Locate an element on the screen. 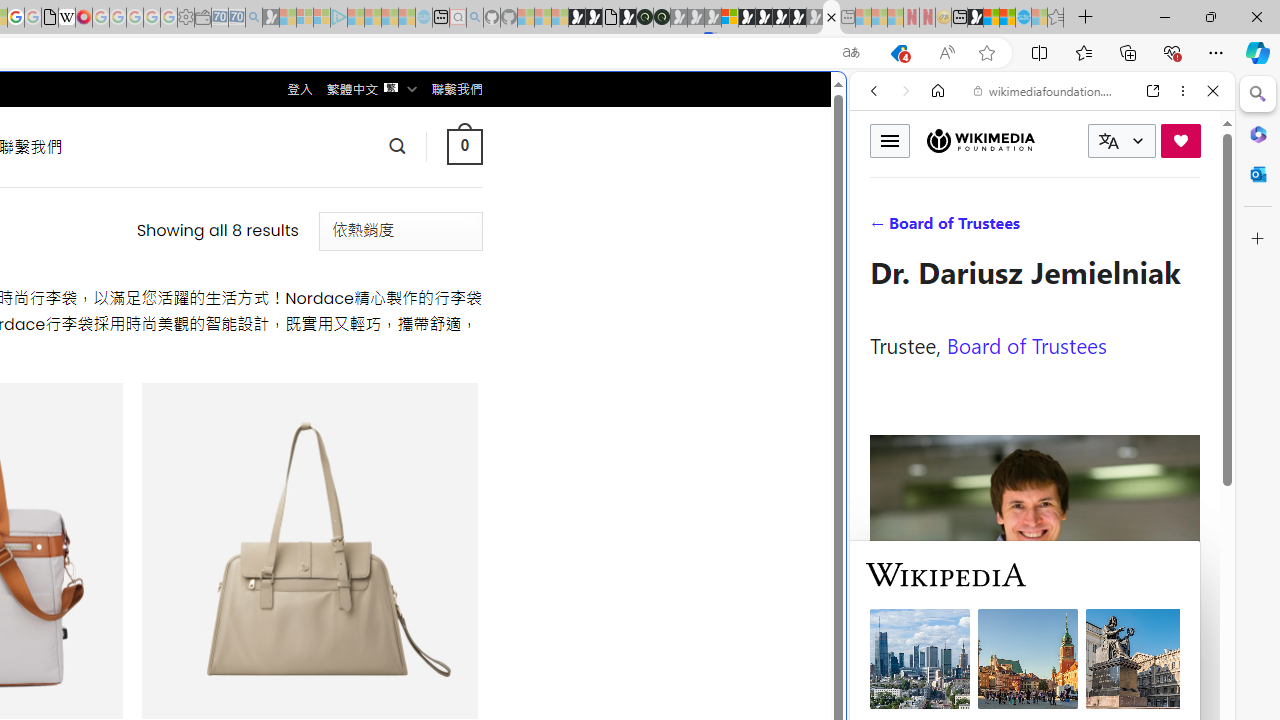 This screenshot has width=1280, height=720. 'Wiktionary' is located at coordinates (1034, 669).